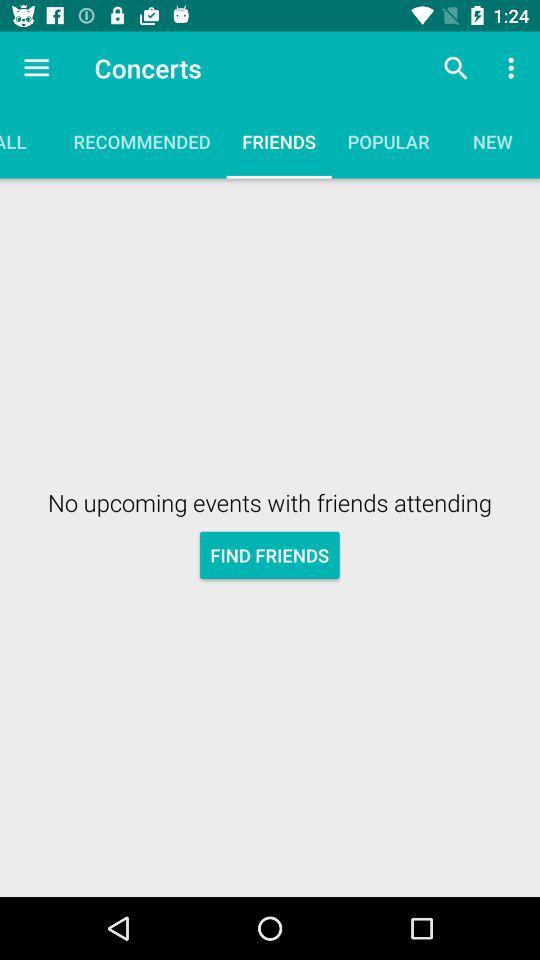 The width and height of the screenshot is (540, 960). What do you see at coordinates (455, 68) in the screenshot?
I see `icon above popular` at bounding box center [455, 68].